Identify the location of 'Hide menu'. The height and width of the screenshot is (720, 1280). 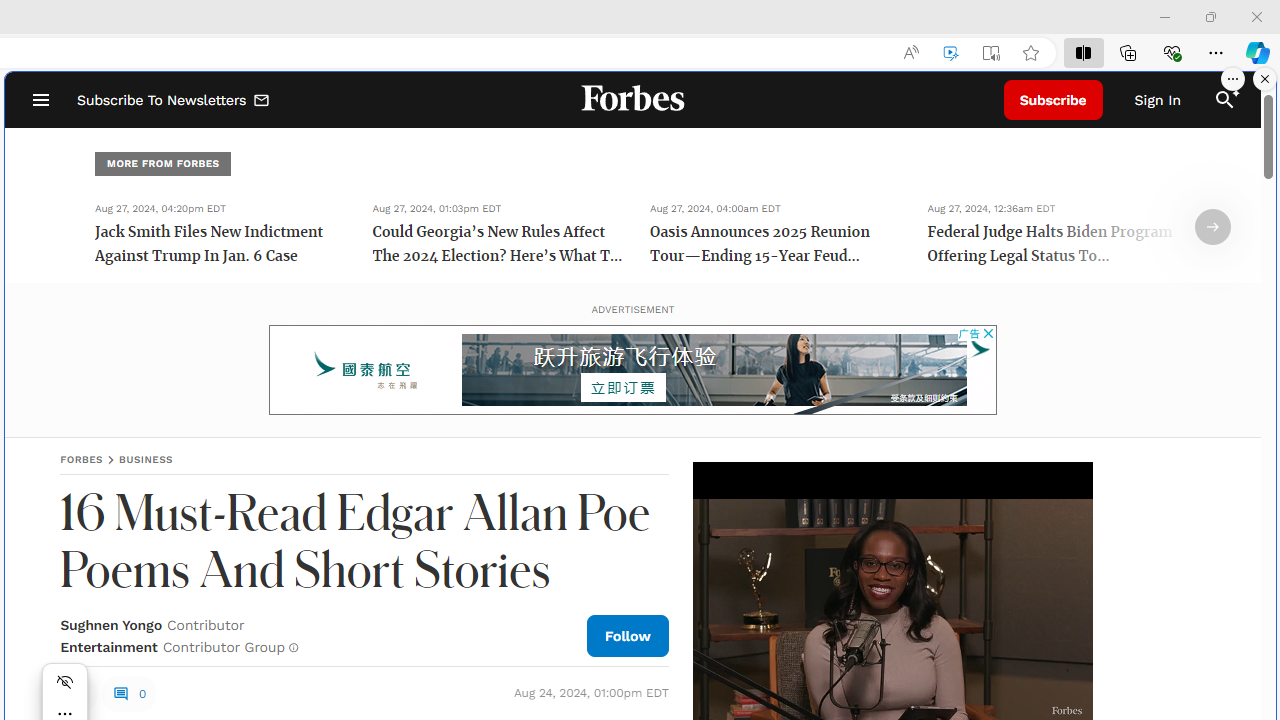
(65, 680).